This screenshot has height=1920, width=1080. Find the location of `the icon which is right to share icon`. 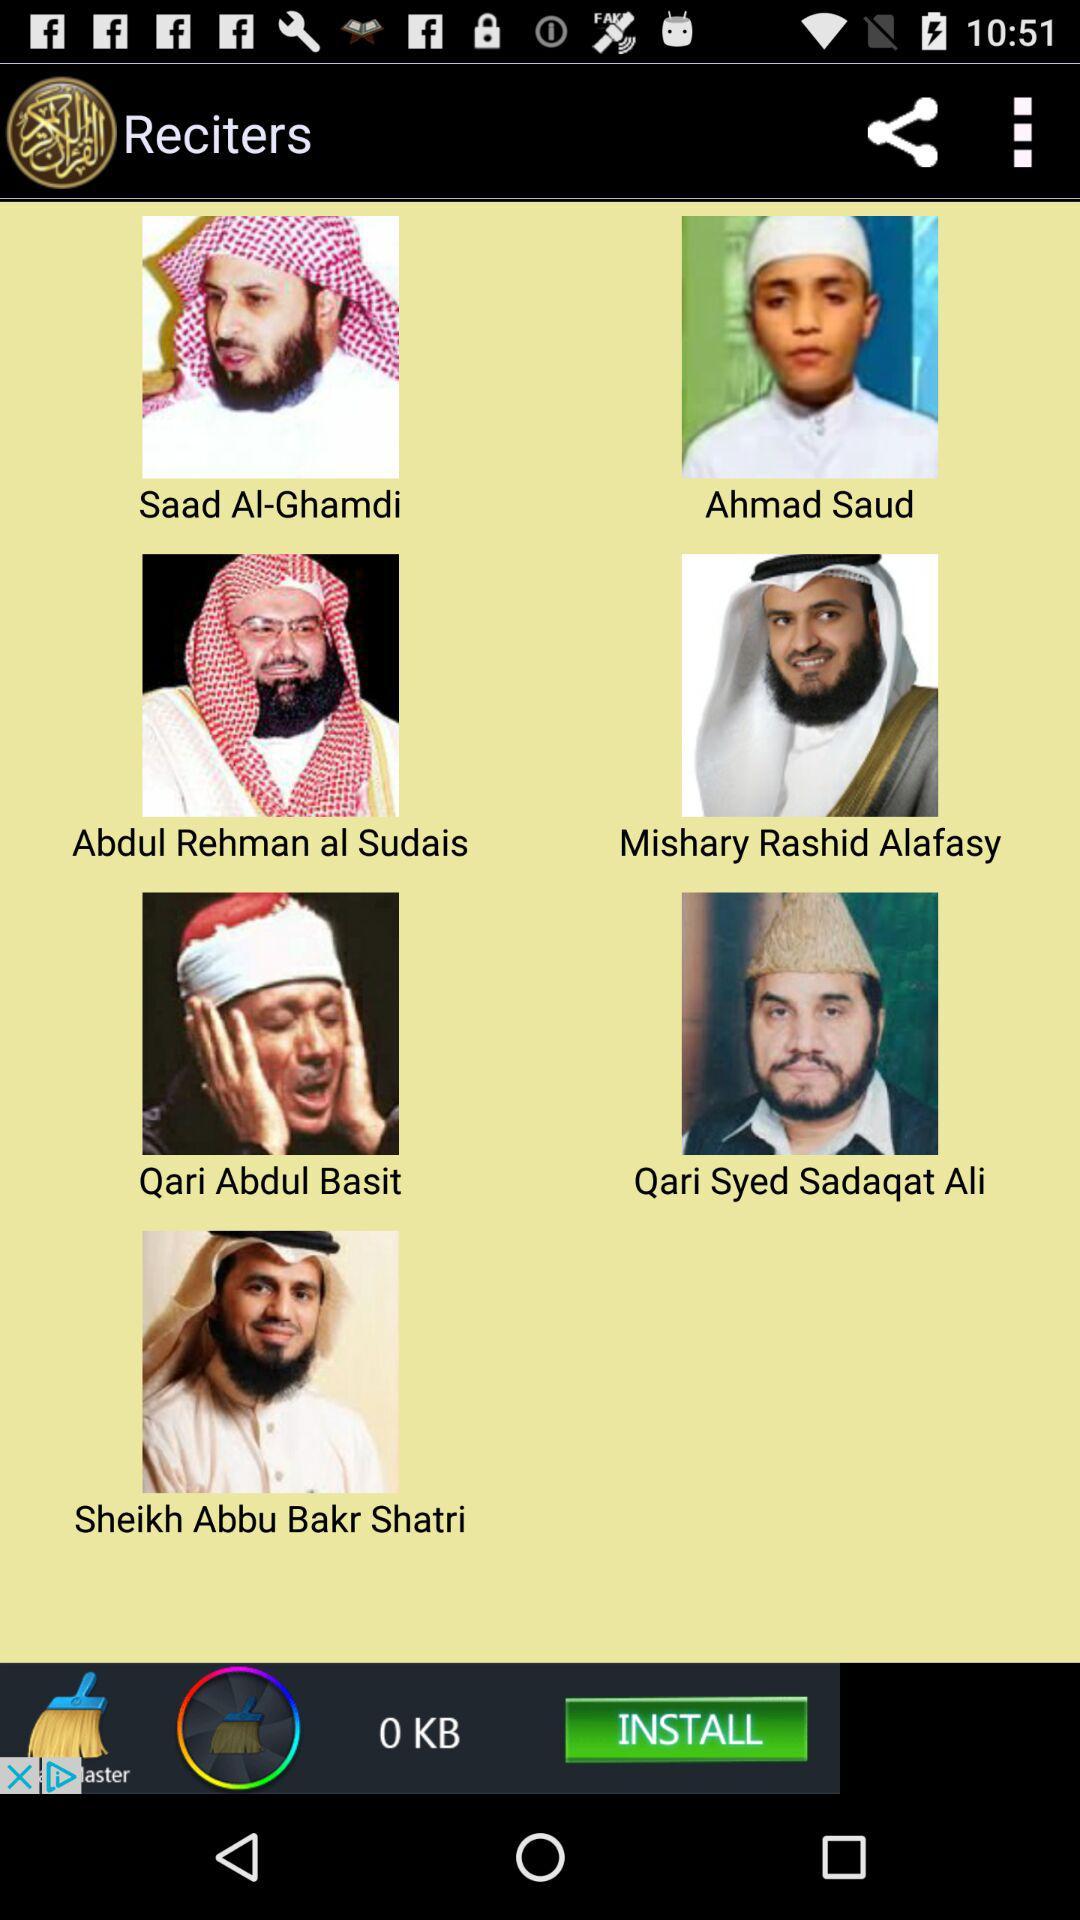

the icon which is right to share icon is located at coordinates (1021, 131).